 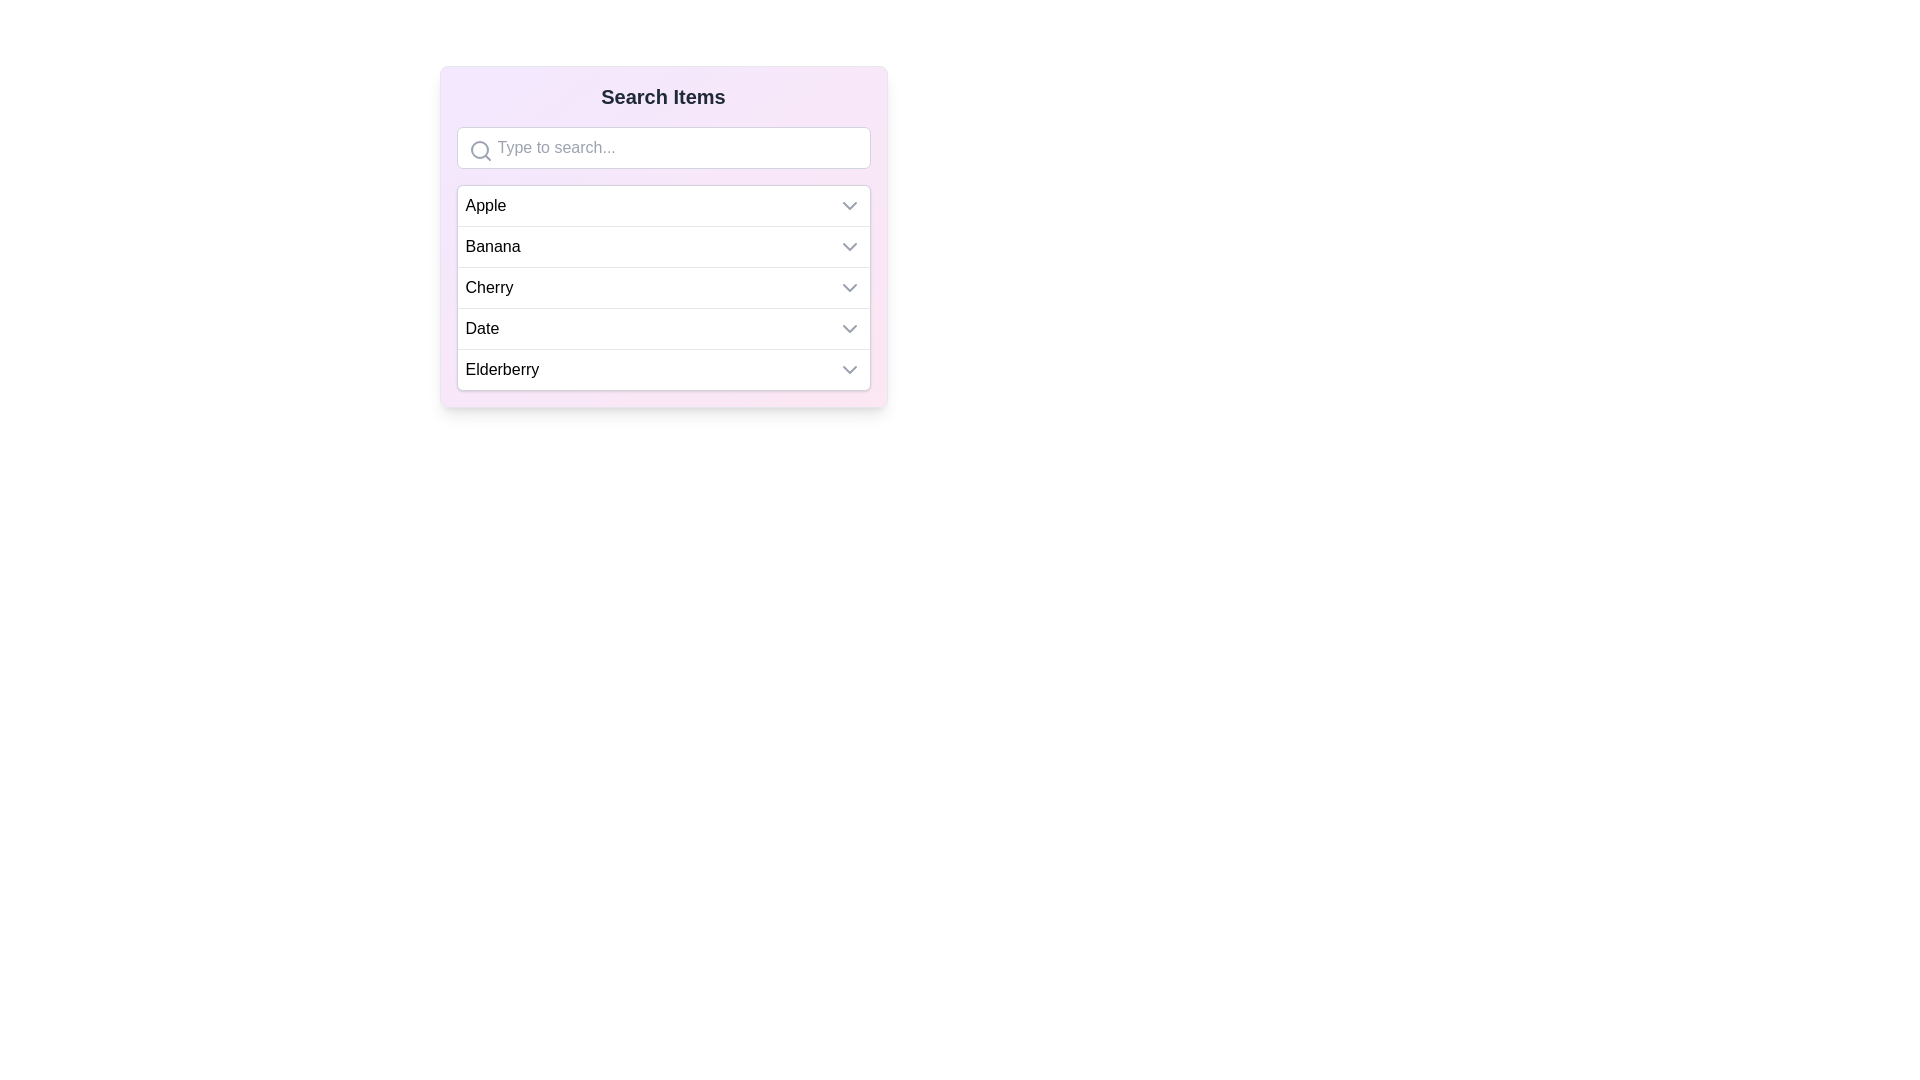 I want to click on the 'Cherry' list item, so click(x=663, y=287).